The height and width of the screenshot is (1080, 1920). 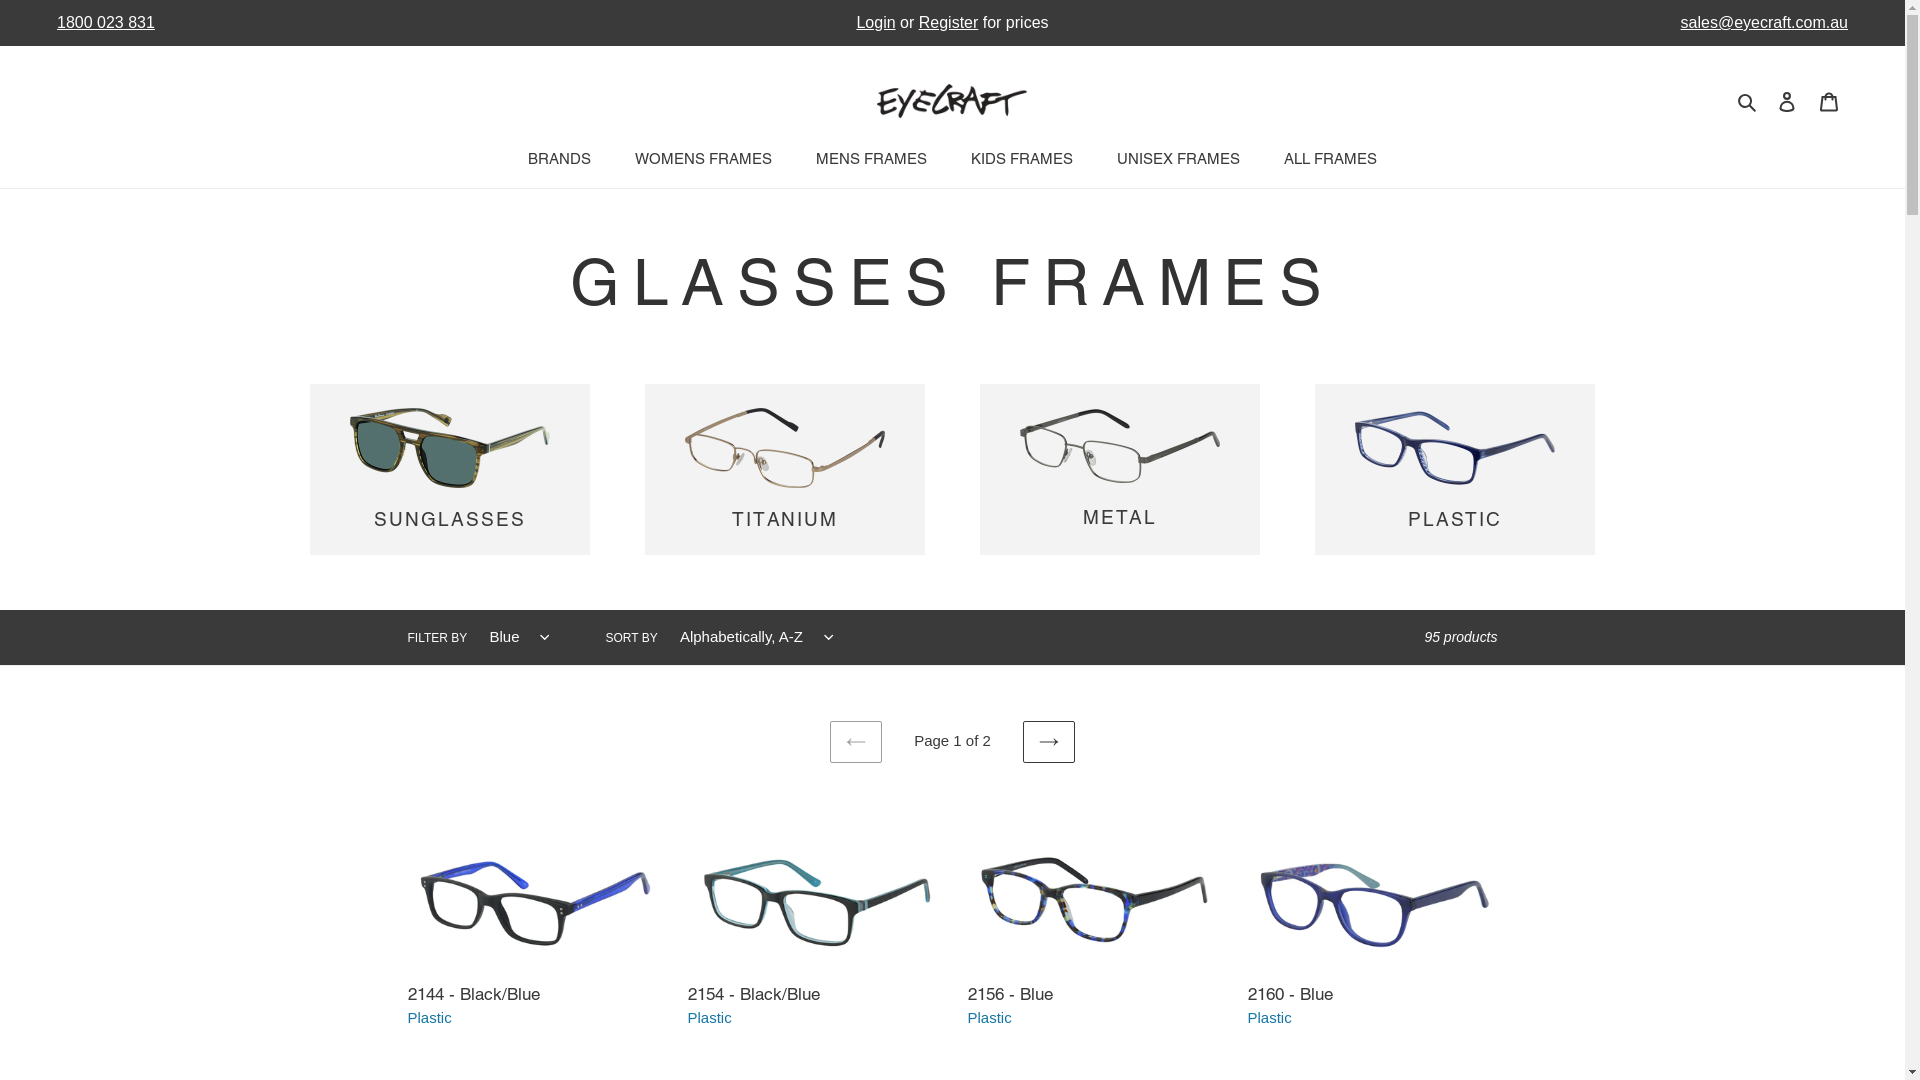 I want to click on 'ALL FRAMES', so click(x=1330, y=160).